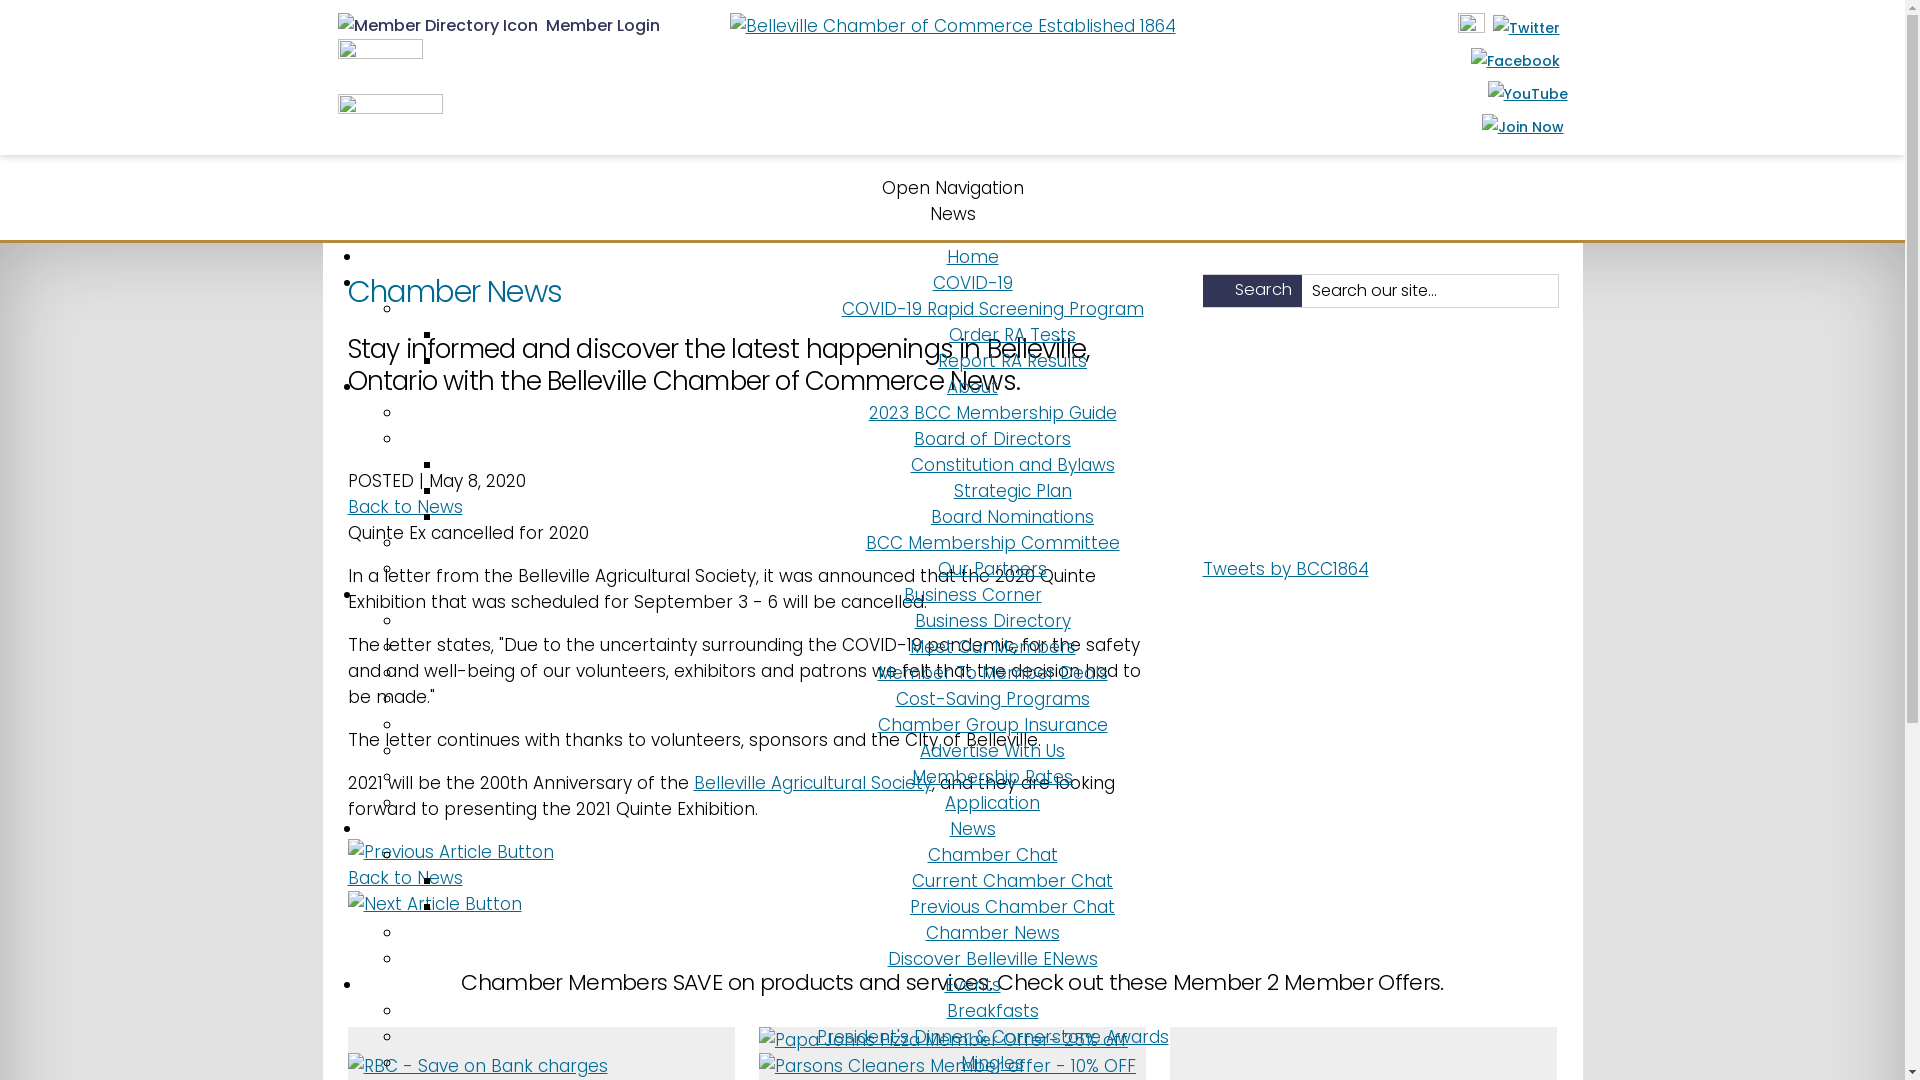  What do you see at coordinates (993, 725) in the screenshot?
I see `'Chamber Group Insurance'` at bounding box center [993, 725].